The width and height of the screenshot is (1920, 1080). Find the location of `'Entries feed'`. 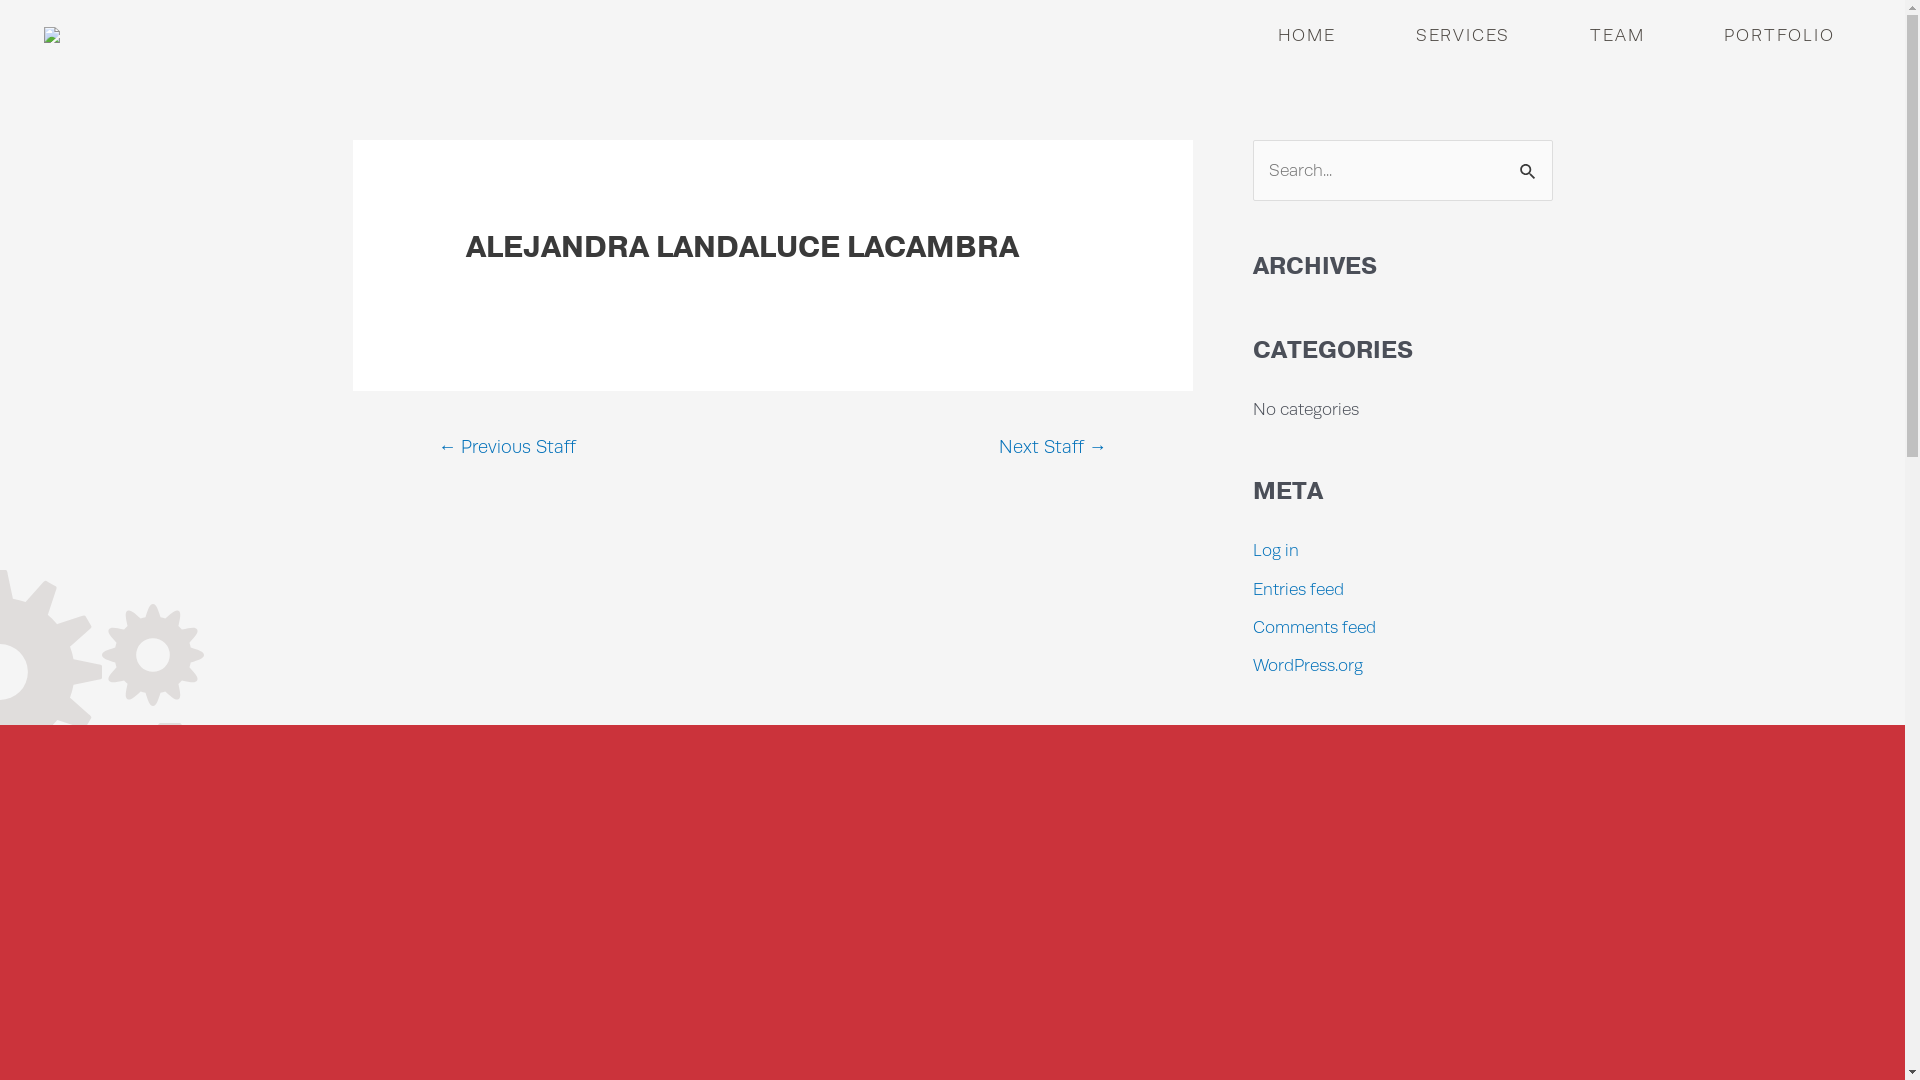

'Entries feed' is located at coordinates (1297, 588).